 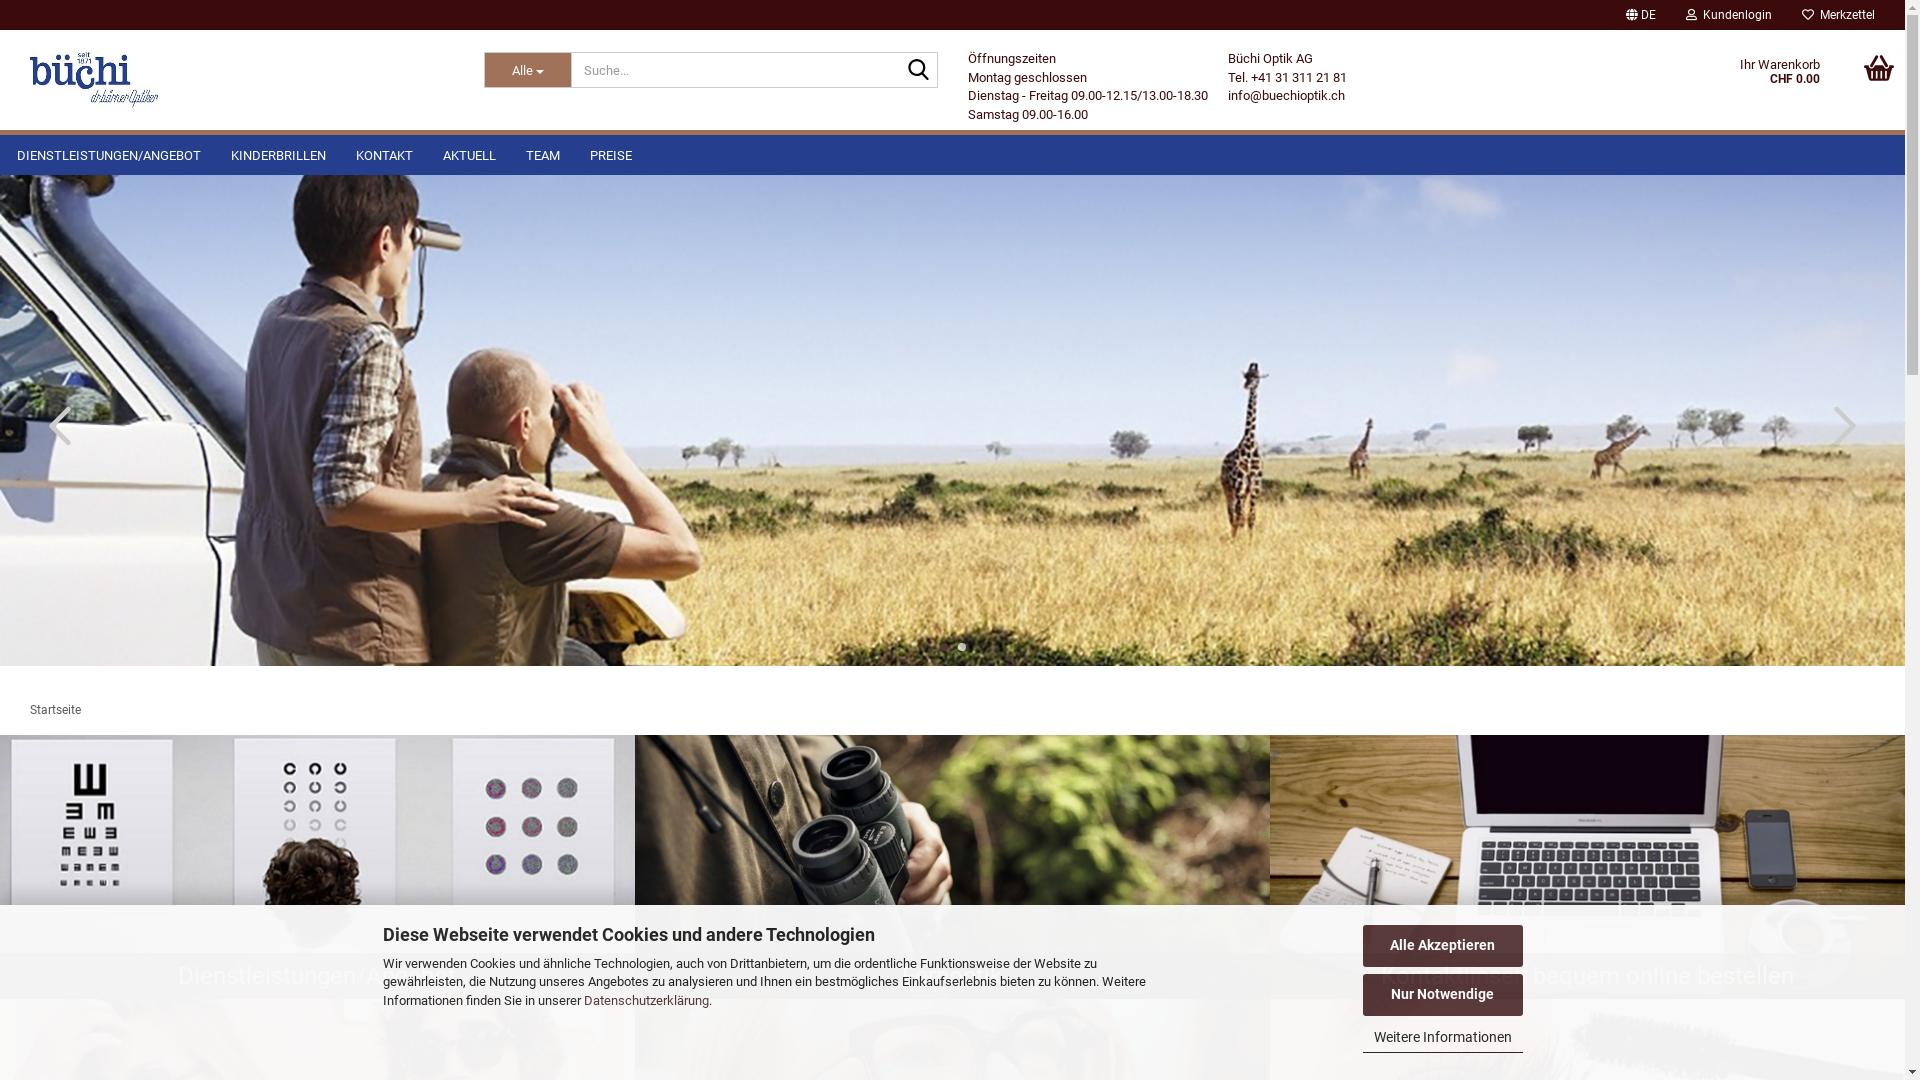 What do you see at coordinates (216, 153) in the screenshot?
I see `'KINDERBRILLEN'` at bounding box center [216, 153].